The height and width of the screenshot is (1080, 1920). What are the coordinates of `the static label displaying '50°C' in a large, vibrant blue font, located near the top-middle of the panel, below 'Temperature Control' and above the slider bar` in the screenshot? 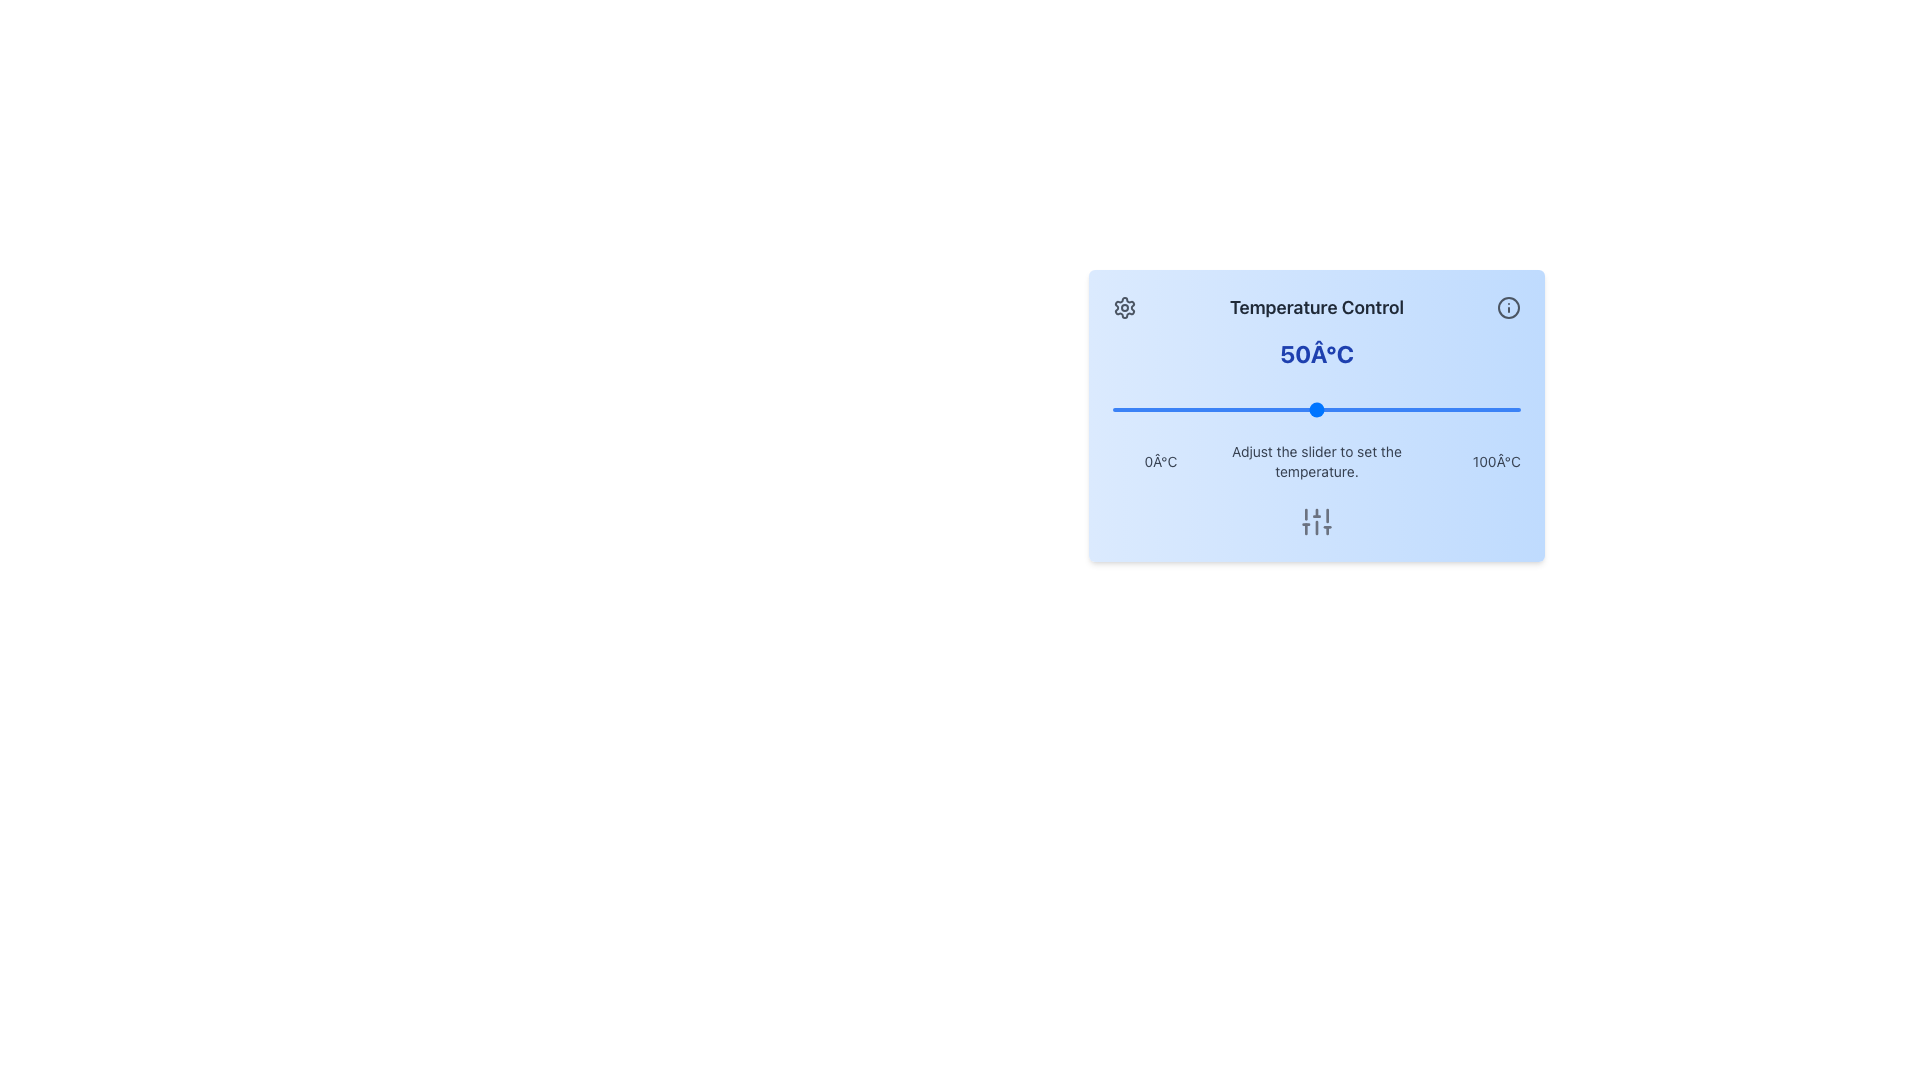 It's located at (1316, 353).